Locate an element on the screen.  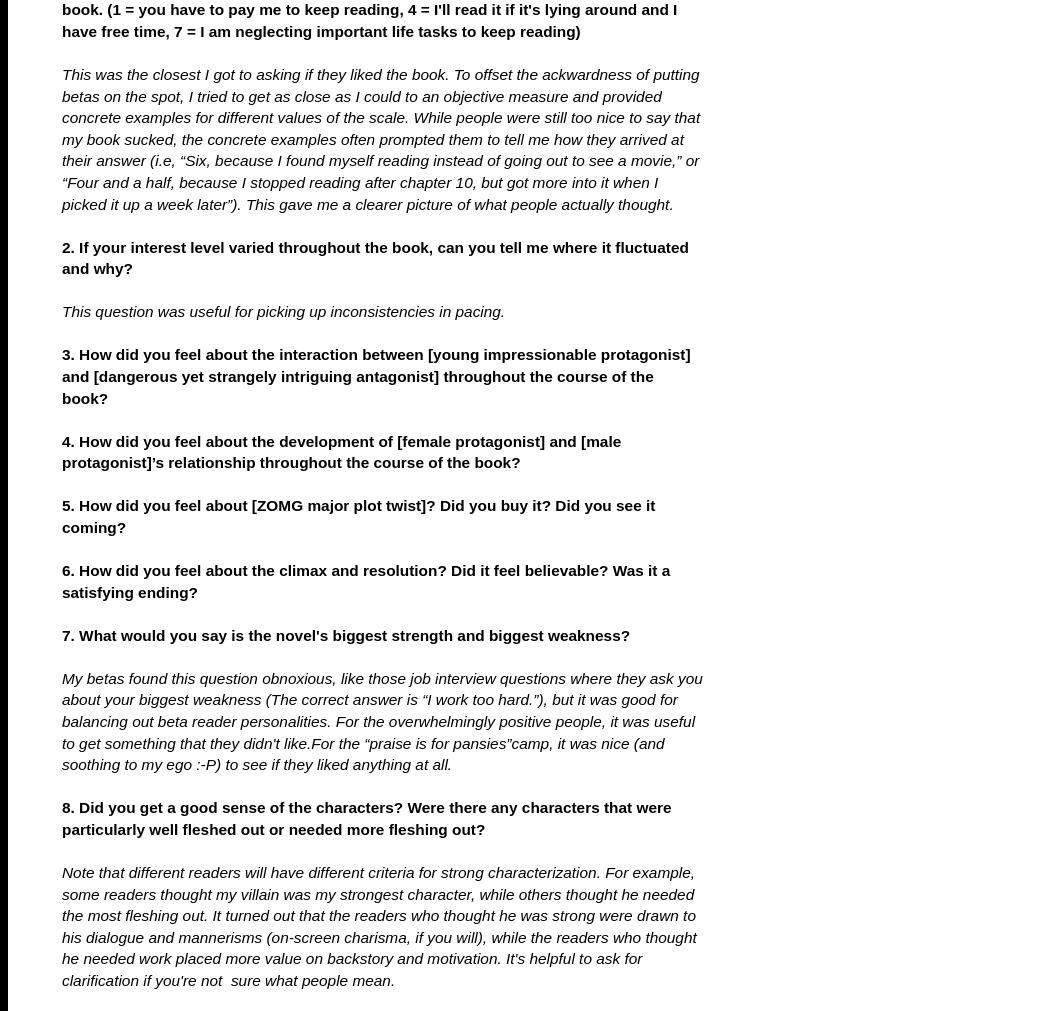
'5. How did you feel about [ZOMG major plot twist]? Did you buy it? Did you see it coming?' is located at coordinates (358, 516).